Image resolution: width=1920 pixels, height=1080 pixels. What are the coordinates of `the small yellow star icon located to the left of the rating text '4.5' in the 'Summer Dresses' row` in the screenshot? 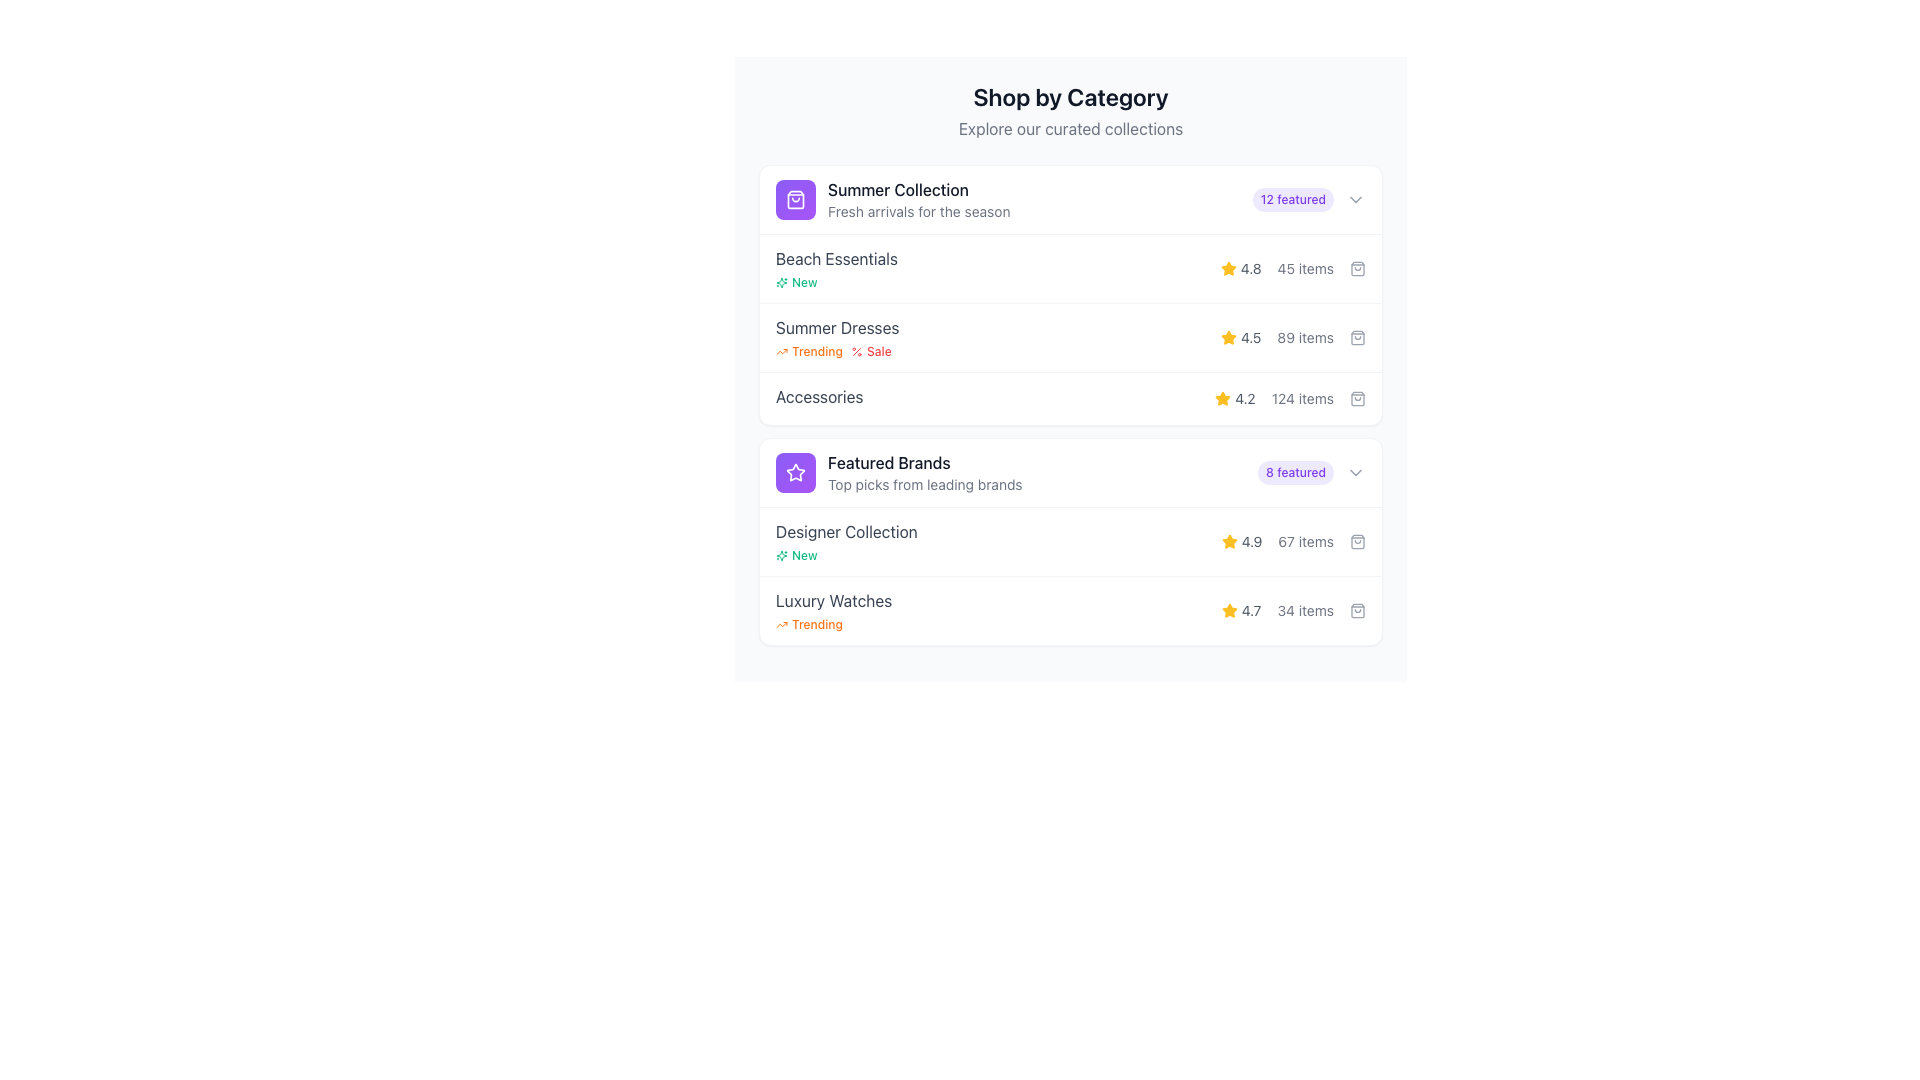 It's located at (1227, 337).